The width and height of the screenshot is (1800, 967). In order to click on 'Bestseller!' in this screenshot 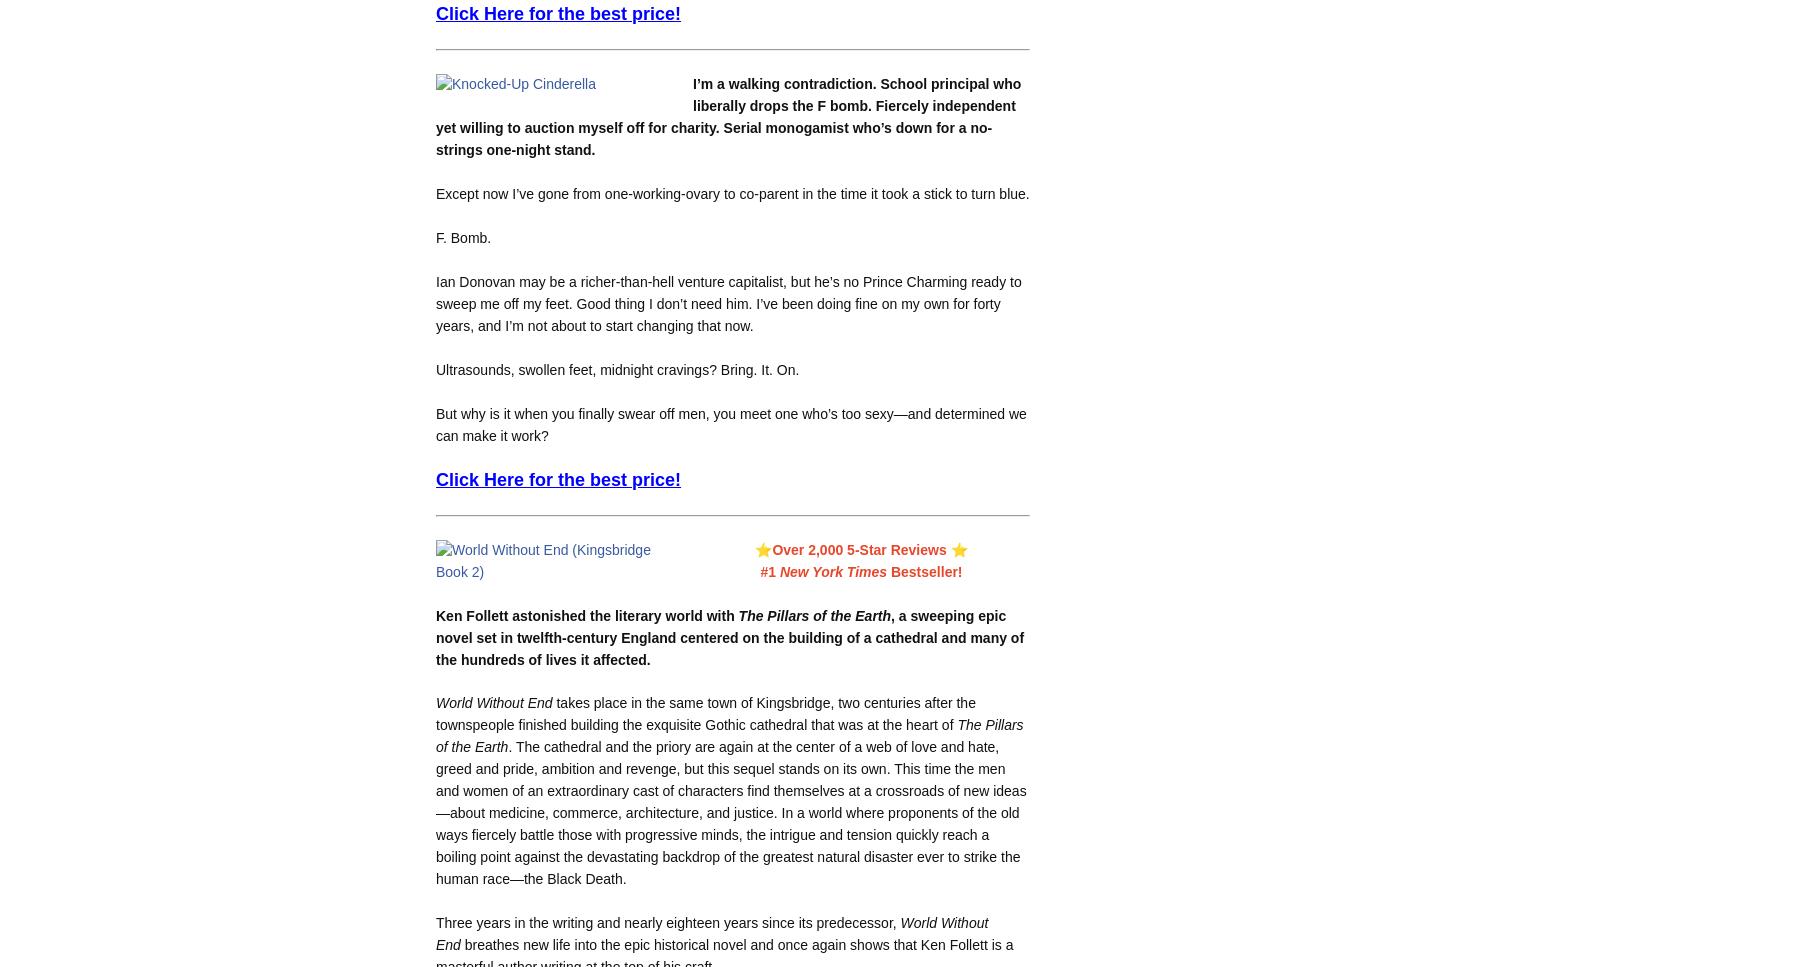, I will do `click(923, 570)`.